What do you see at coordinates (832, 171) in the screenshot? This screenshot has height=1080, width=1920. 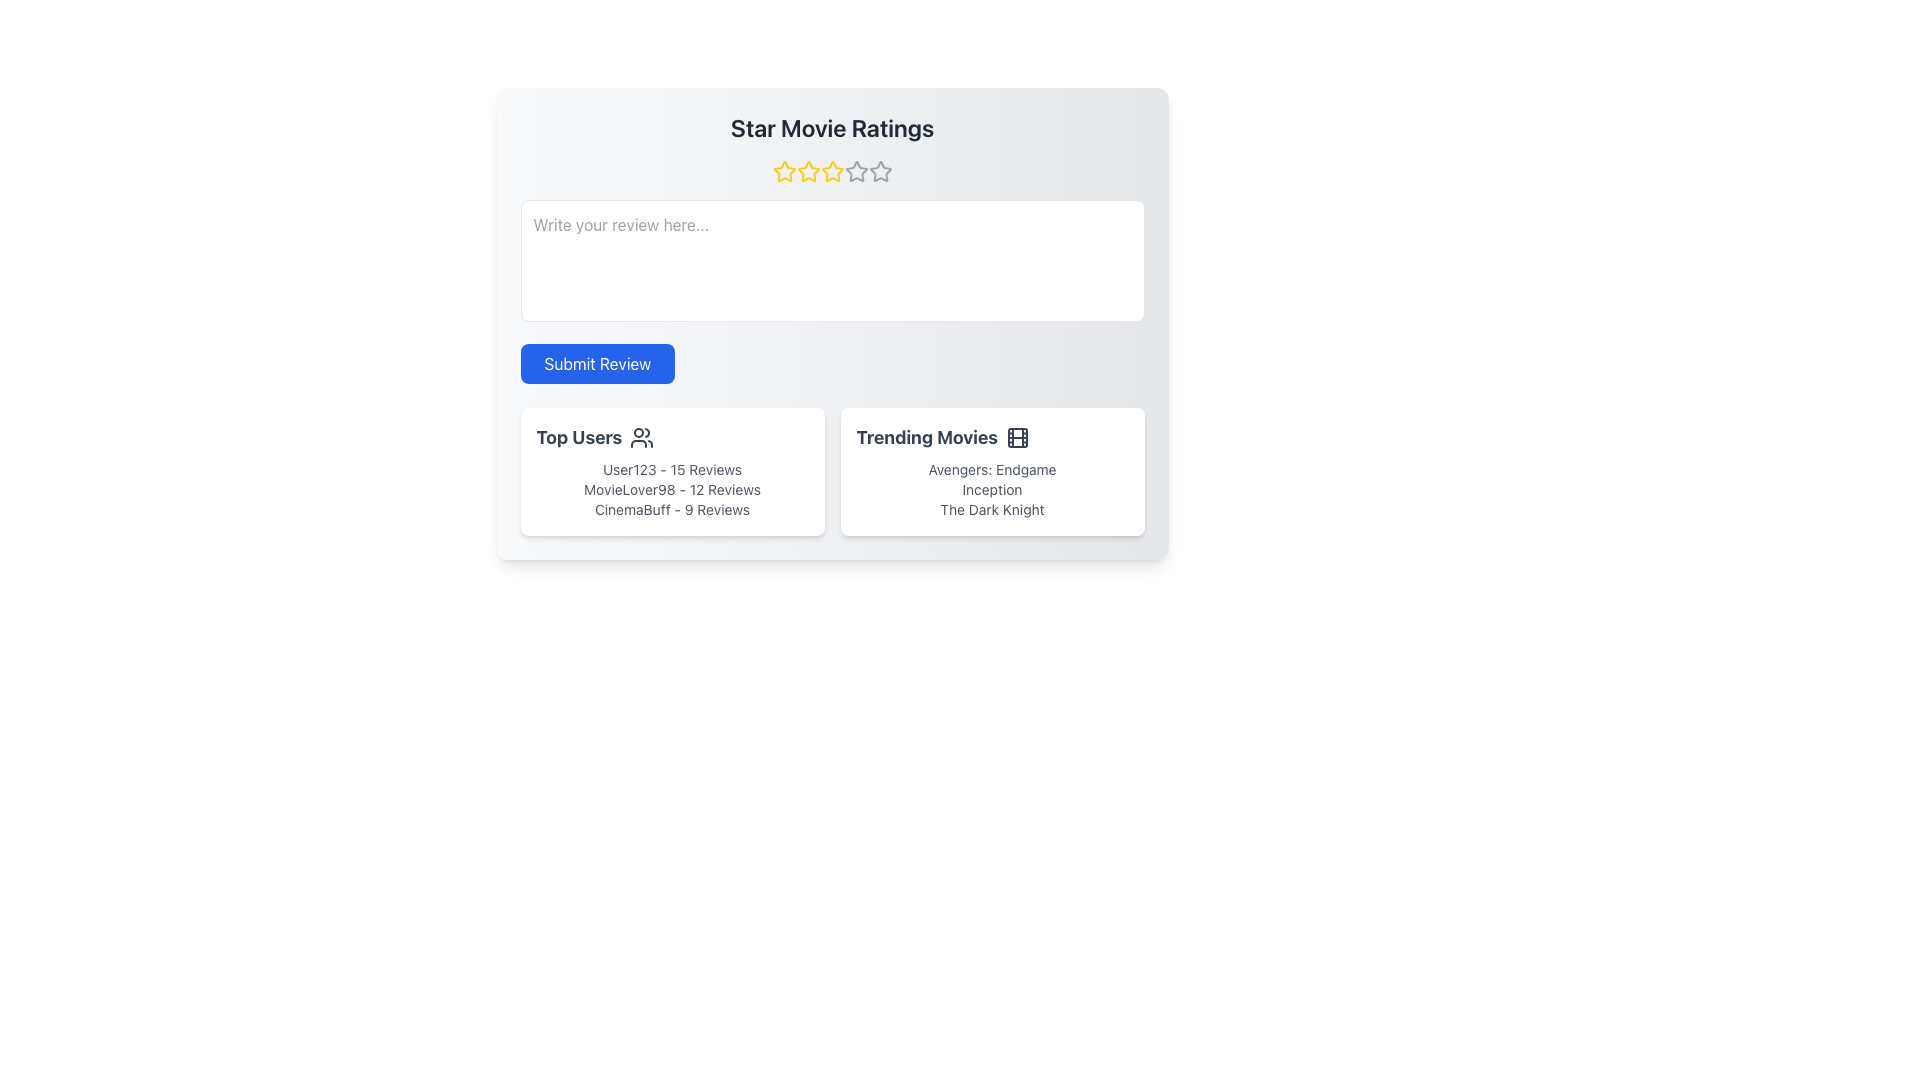 I see `the fourth clickable star icon for rating in the 'Star Movie Ratings' section` at bounding box center [832, 171].